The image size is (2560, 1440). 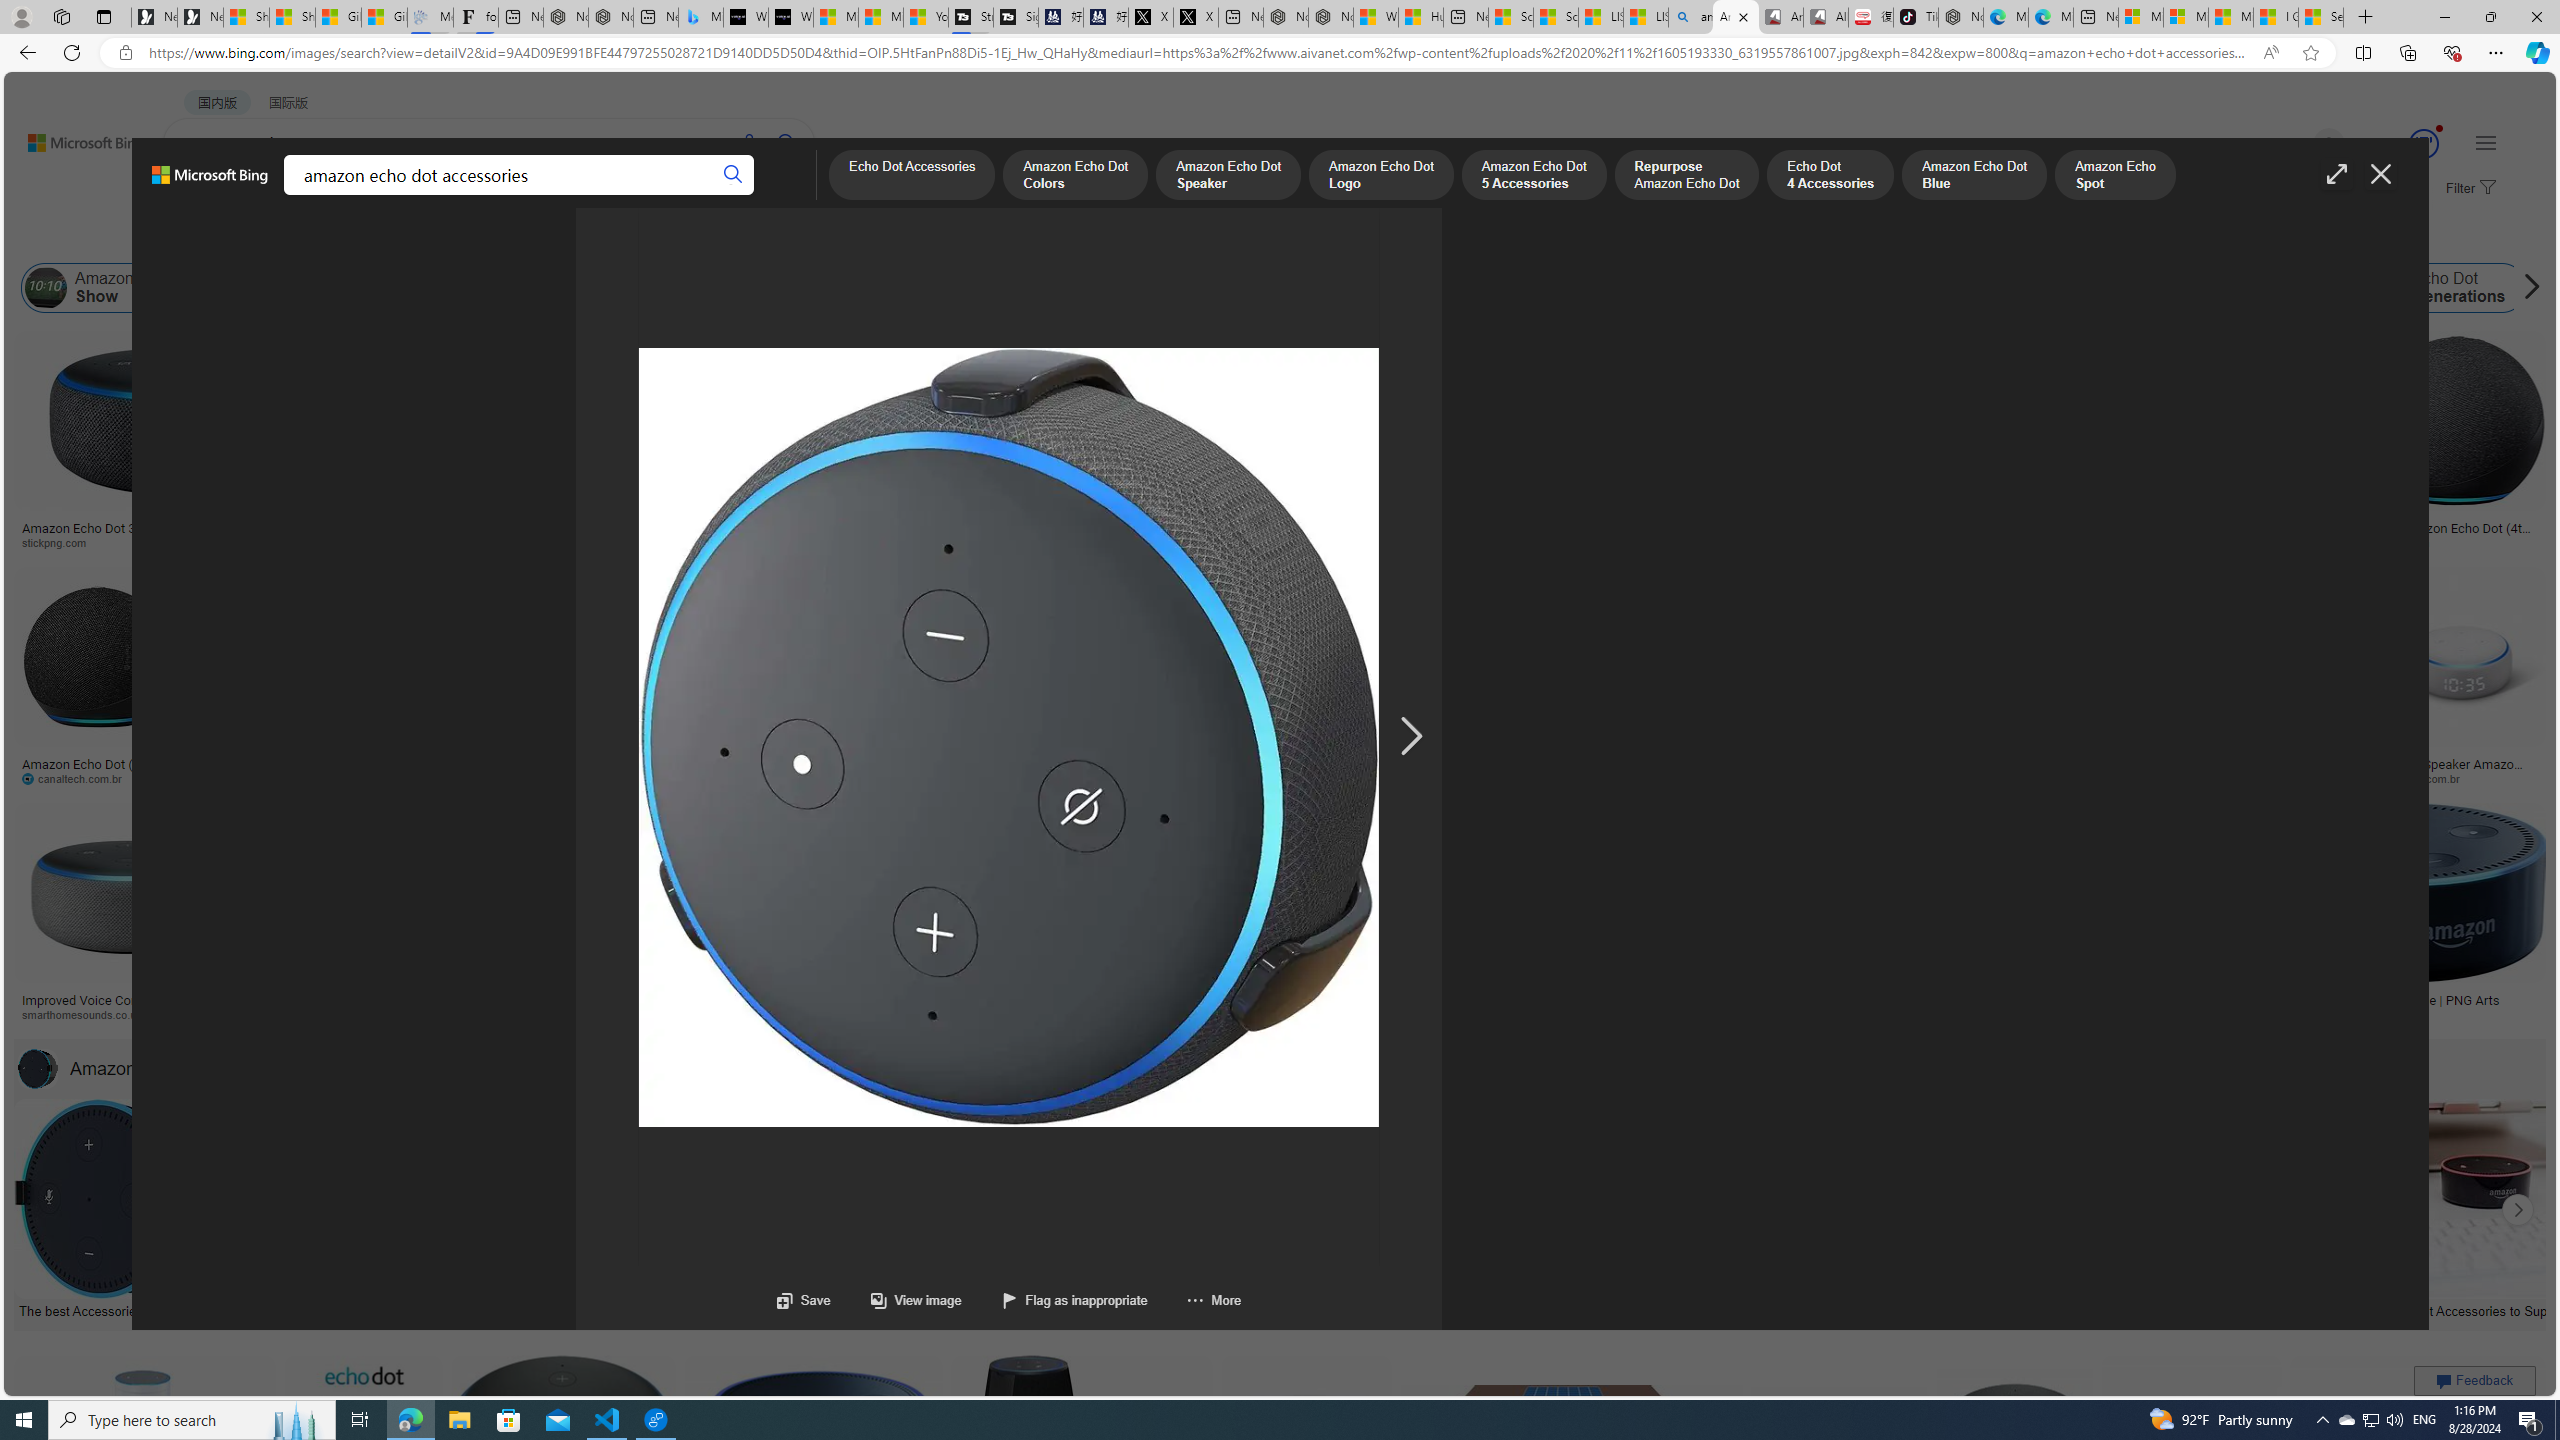 I want to click on 'More', so click(x=1194, y=1299).